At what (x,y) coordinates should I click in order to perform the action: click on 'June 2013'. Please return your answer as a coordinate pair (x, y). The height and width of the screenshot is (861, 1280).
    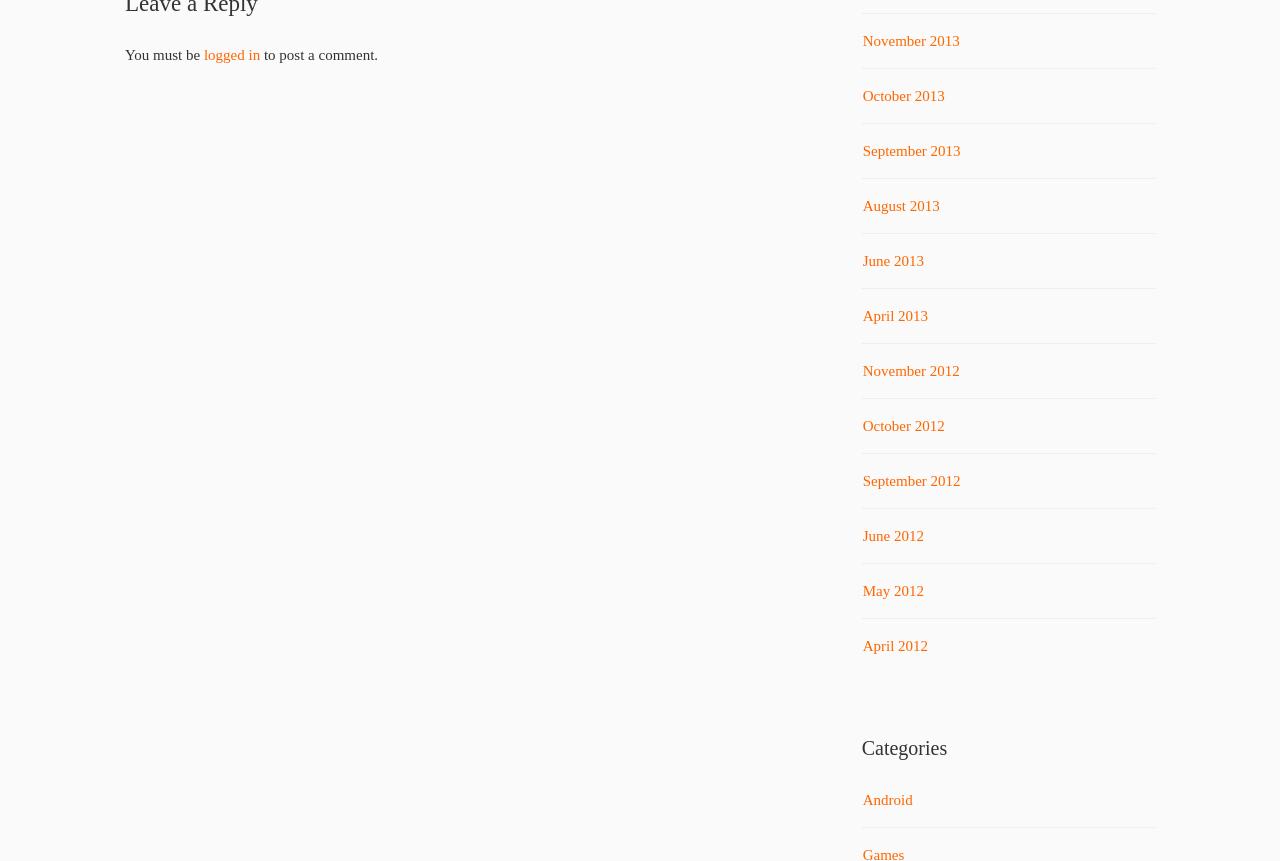
    Looking at the image, I should click on (861, 260).